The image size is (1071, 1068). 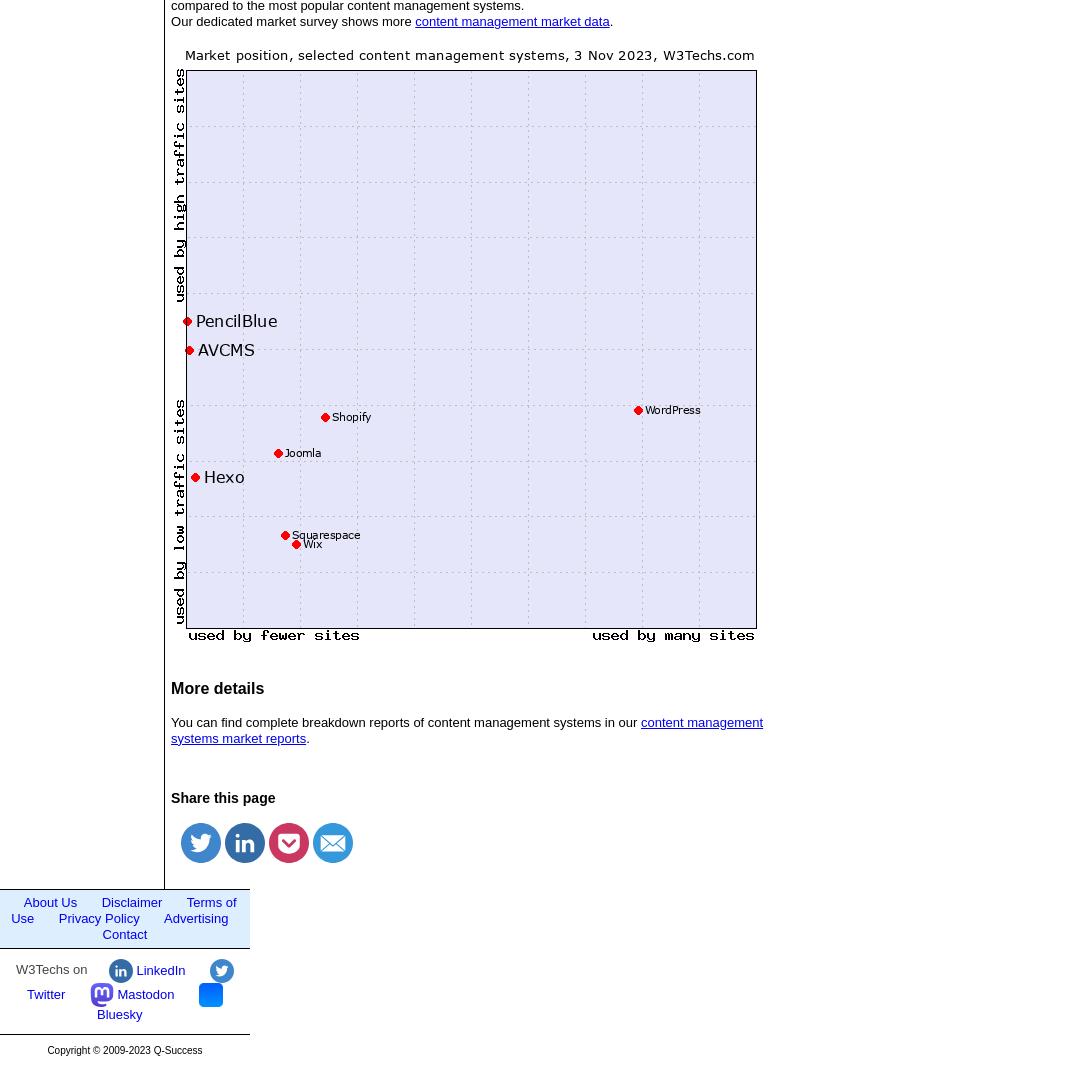 I want to click on 'Disclaimer', so click(x=131, y=900).